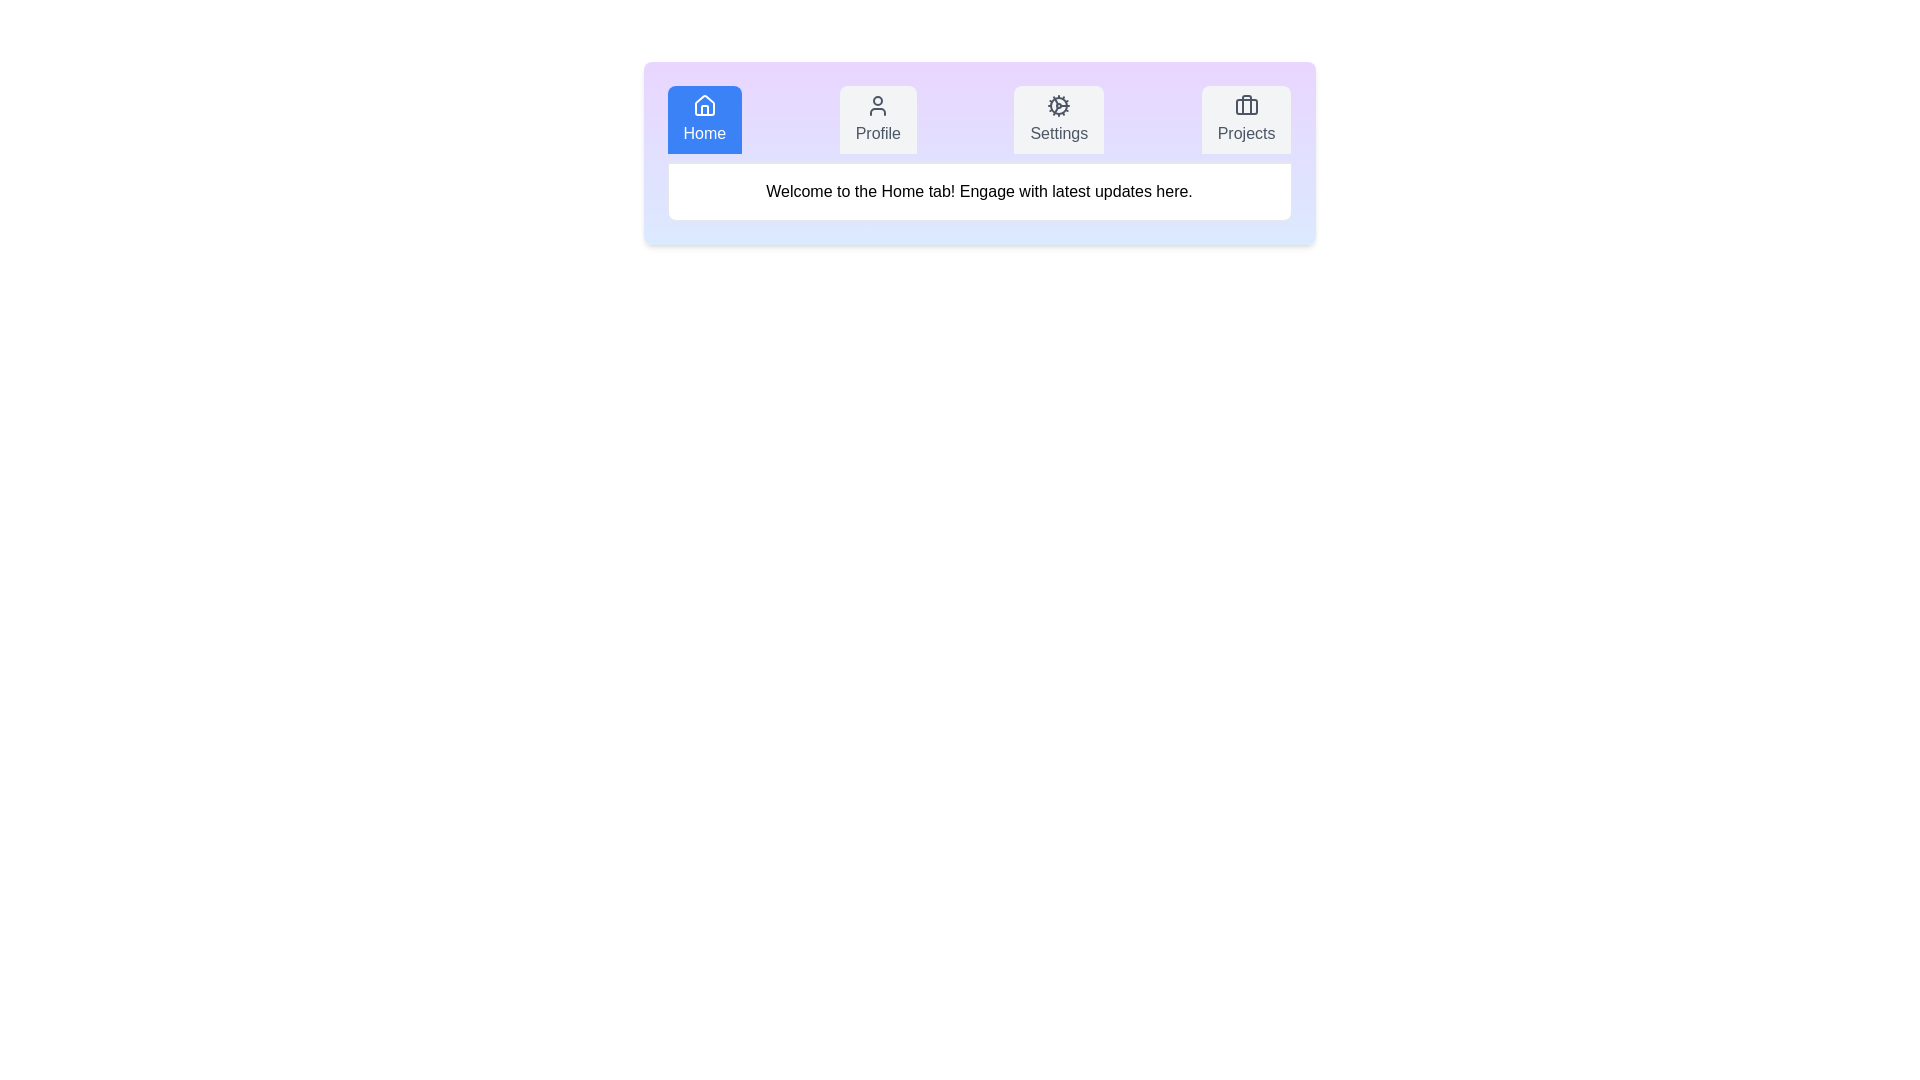 The height and width of the screenshot is (1080, 1920). I want to click on the 'Profile' button, which is a rectangular button with a soft gray background and an icon of a human figure above the text 'Profile', located, so click(878, 119).